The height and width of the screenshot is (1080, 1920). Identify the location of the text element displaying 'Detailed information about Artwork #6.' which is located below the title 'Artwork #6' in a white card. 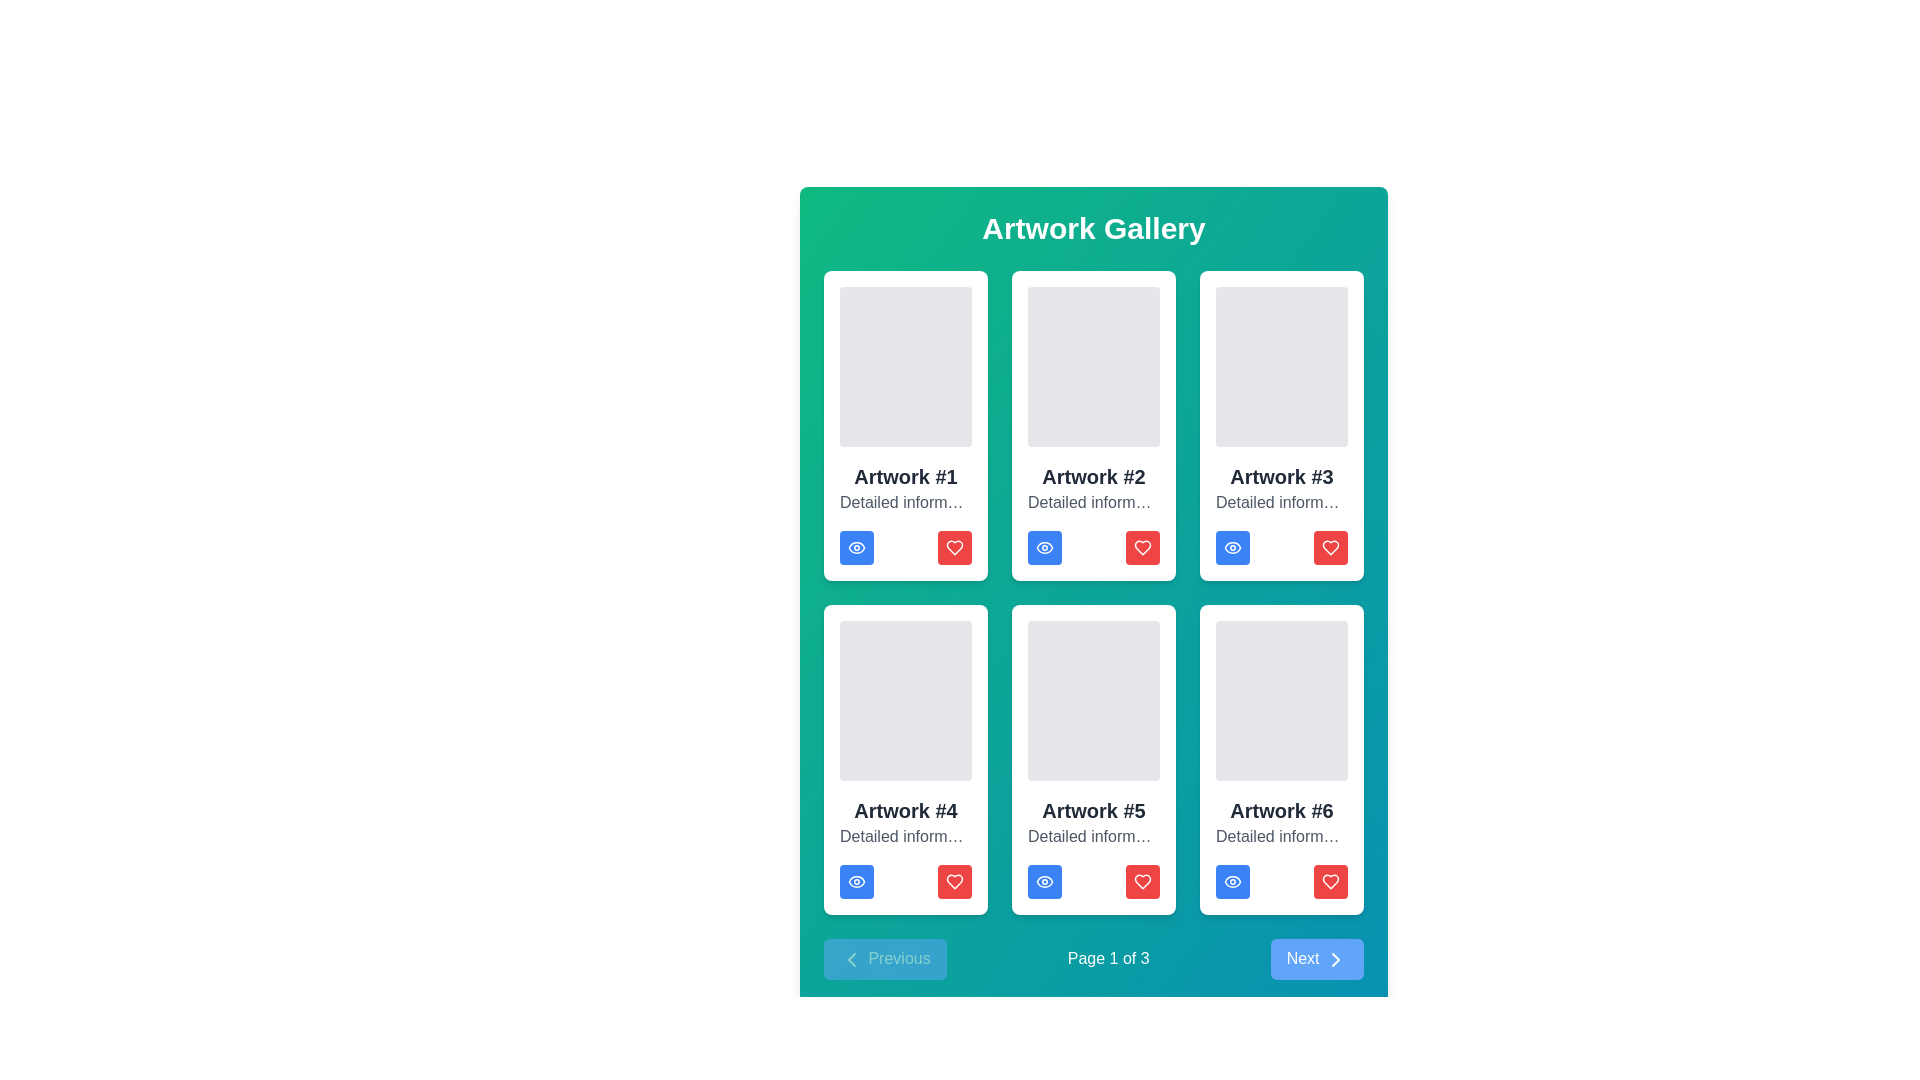
(1281, 837).